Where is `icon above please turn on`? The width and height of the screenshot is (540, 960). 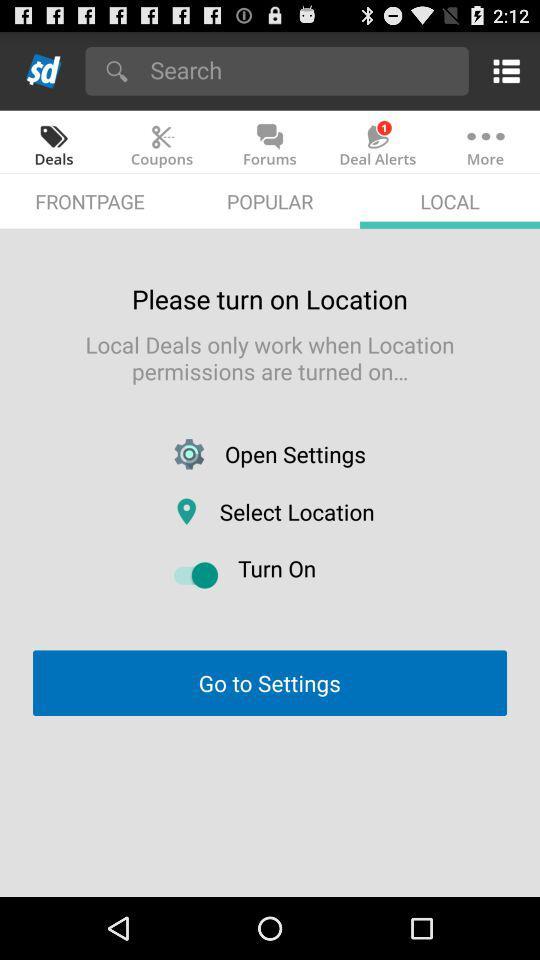
icon above please turn on is located at coordinates (270, 201).